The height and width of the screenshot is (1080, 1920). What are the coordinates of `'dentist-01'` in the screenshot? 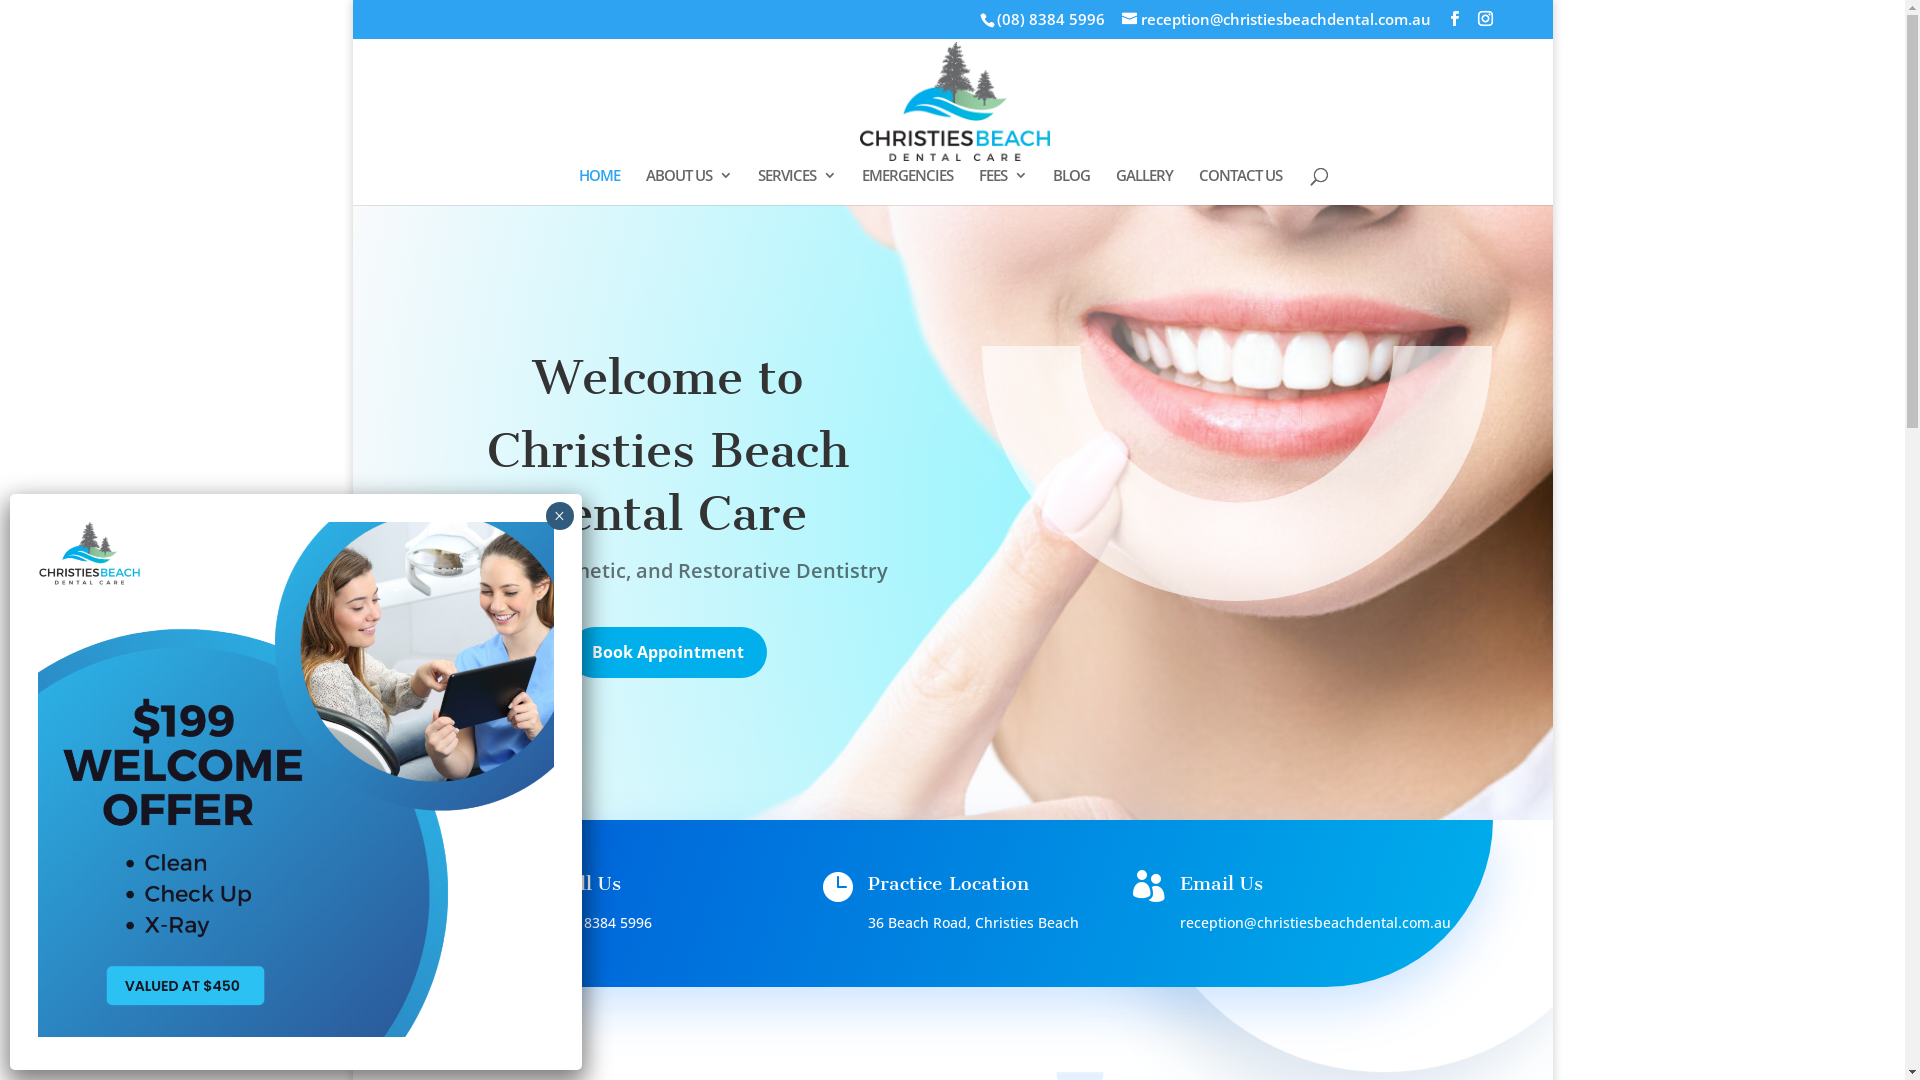 It's located at (1236, 473).